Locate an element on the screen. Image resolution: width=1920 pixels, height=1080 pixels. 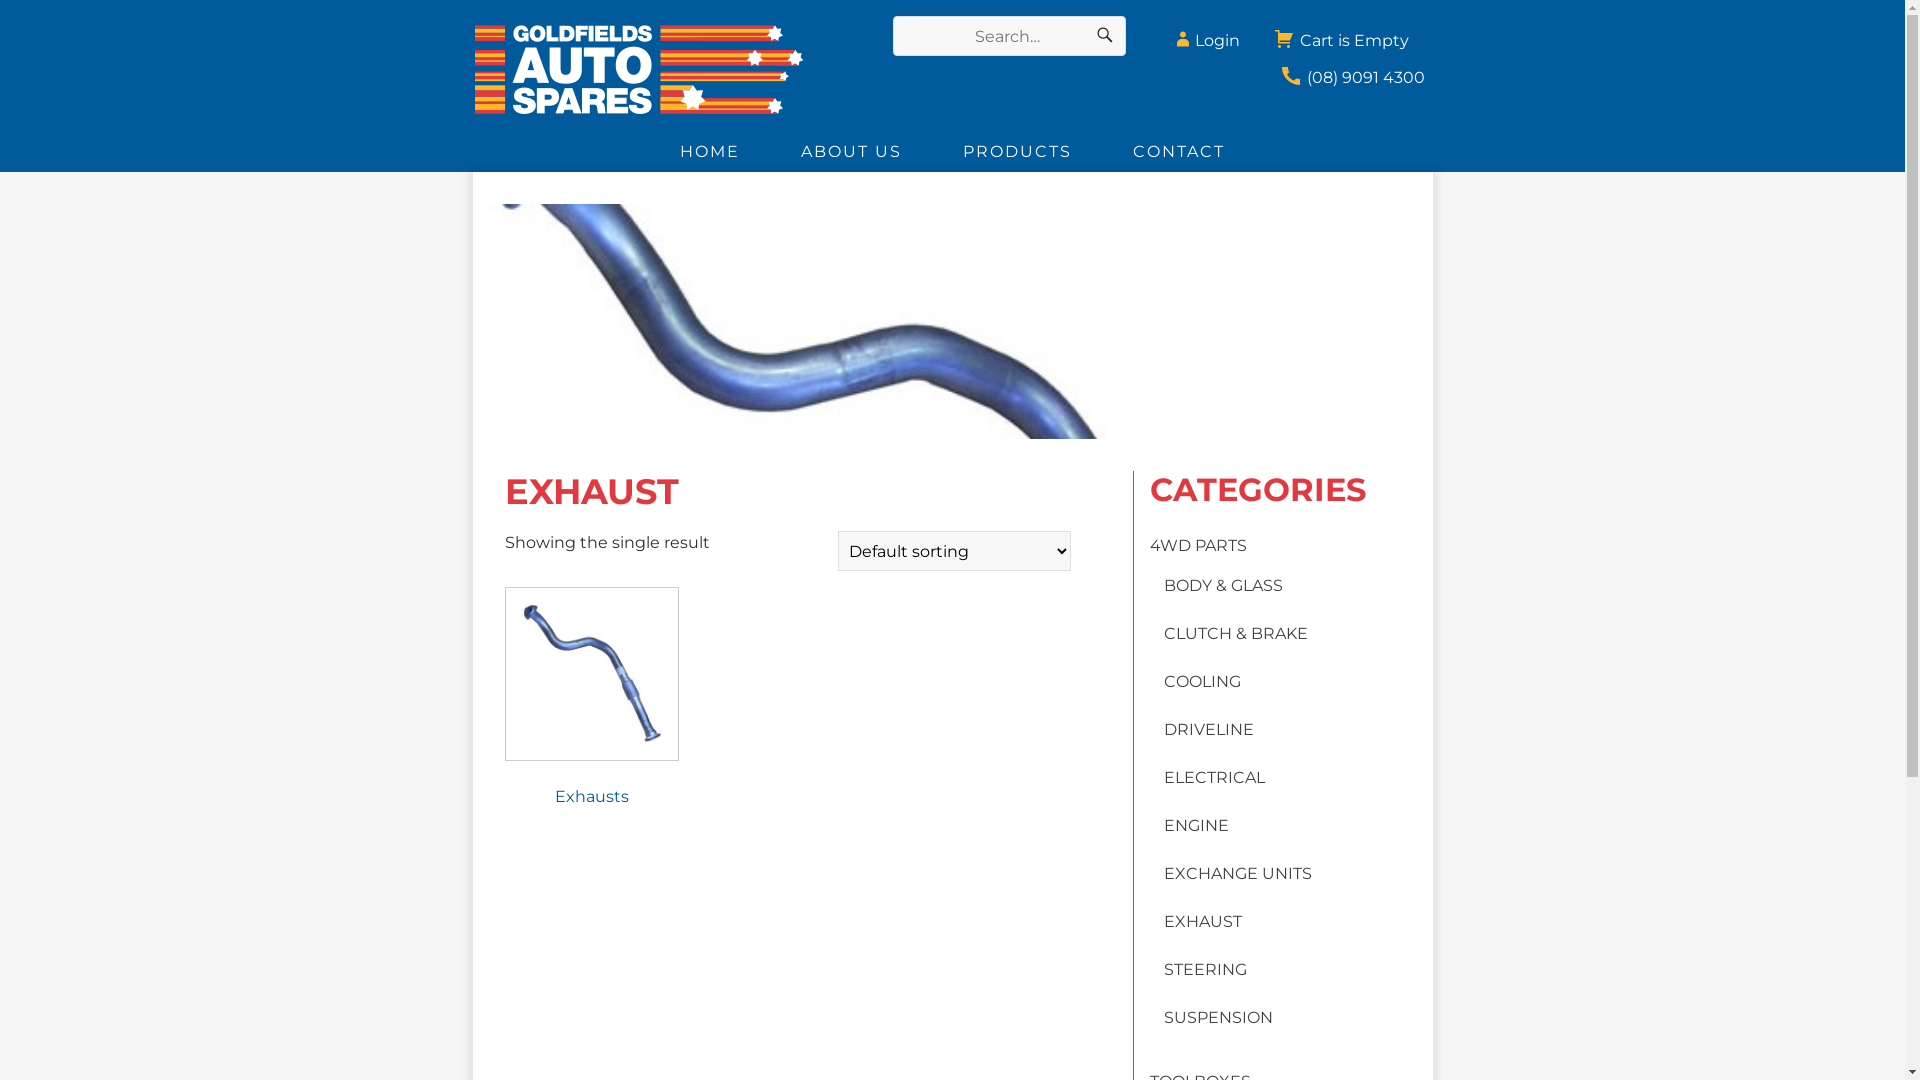
'ABOUT US' is located at coordinates (851, 150).